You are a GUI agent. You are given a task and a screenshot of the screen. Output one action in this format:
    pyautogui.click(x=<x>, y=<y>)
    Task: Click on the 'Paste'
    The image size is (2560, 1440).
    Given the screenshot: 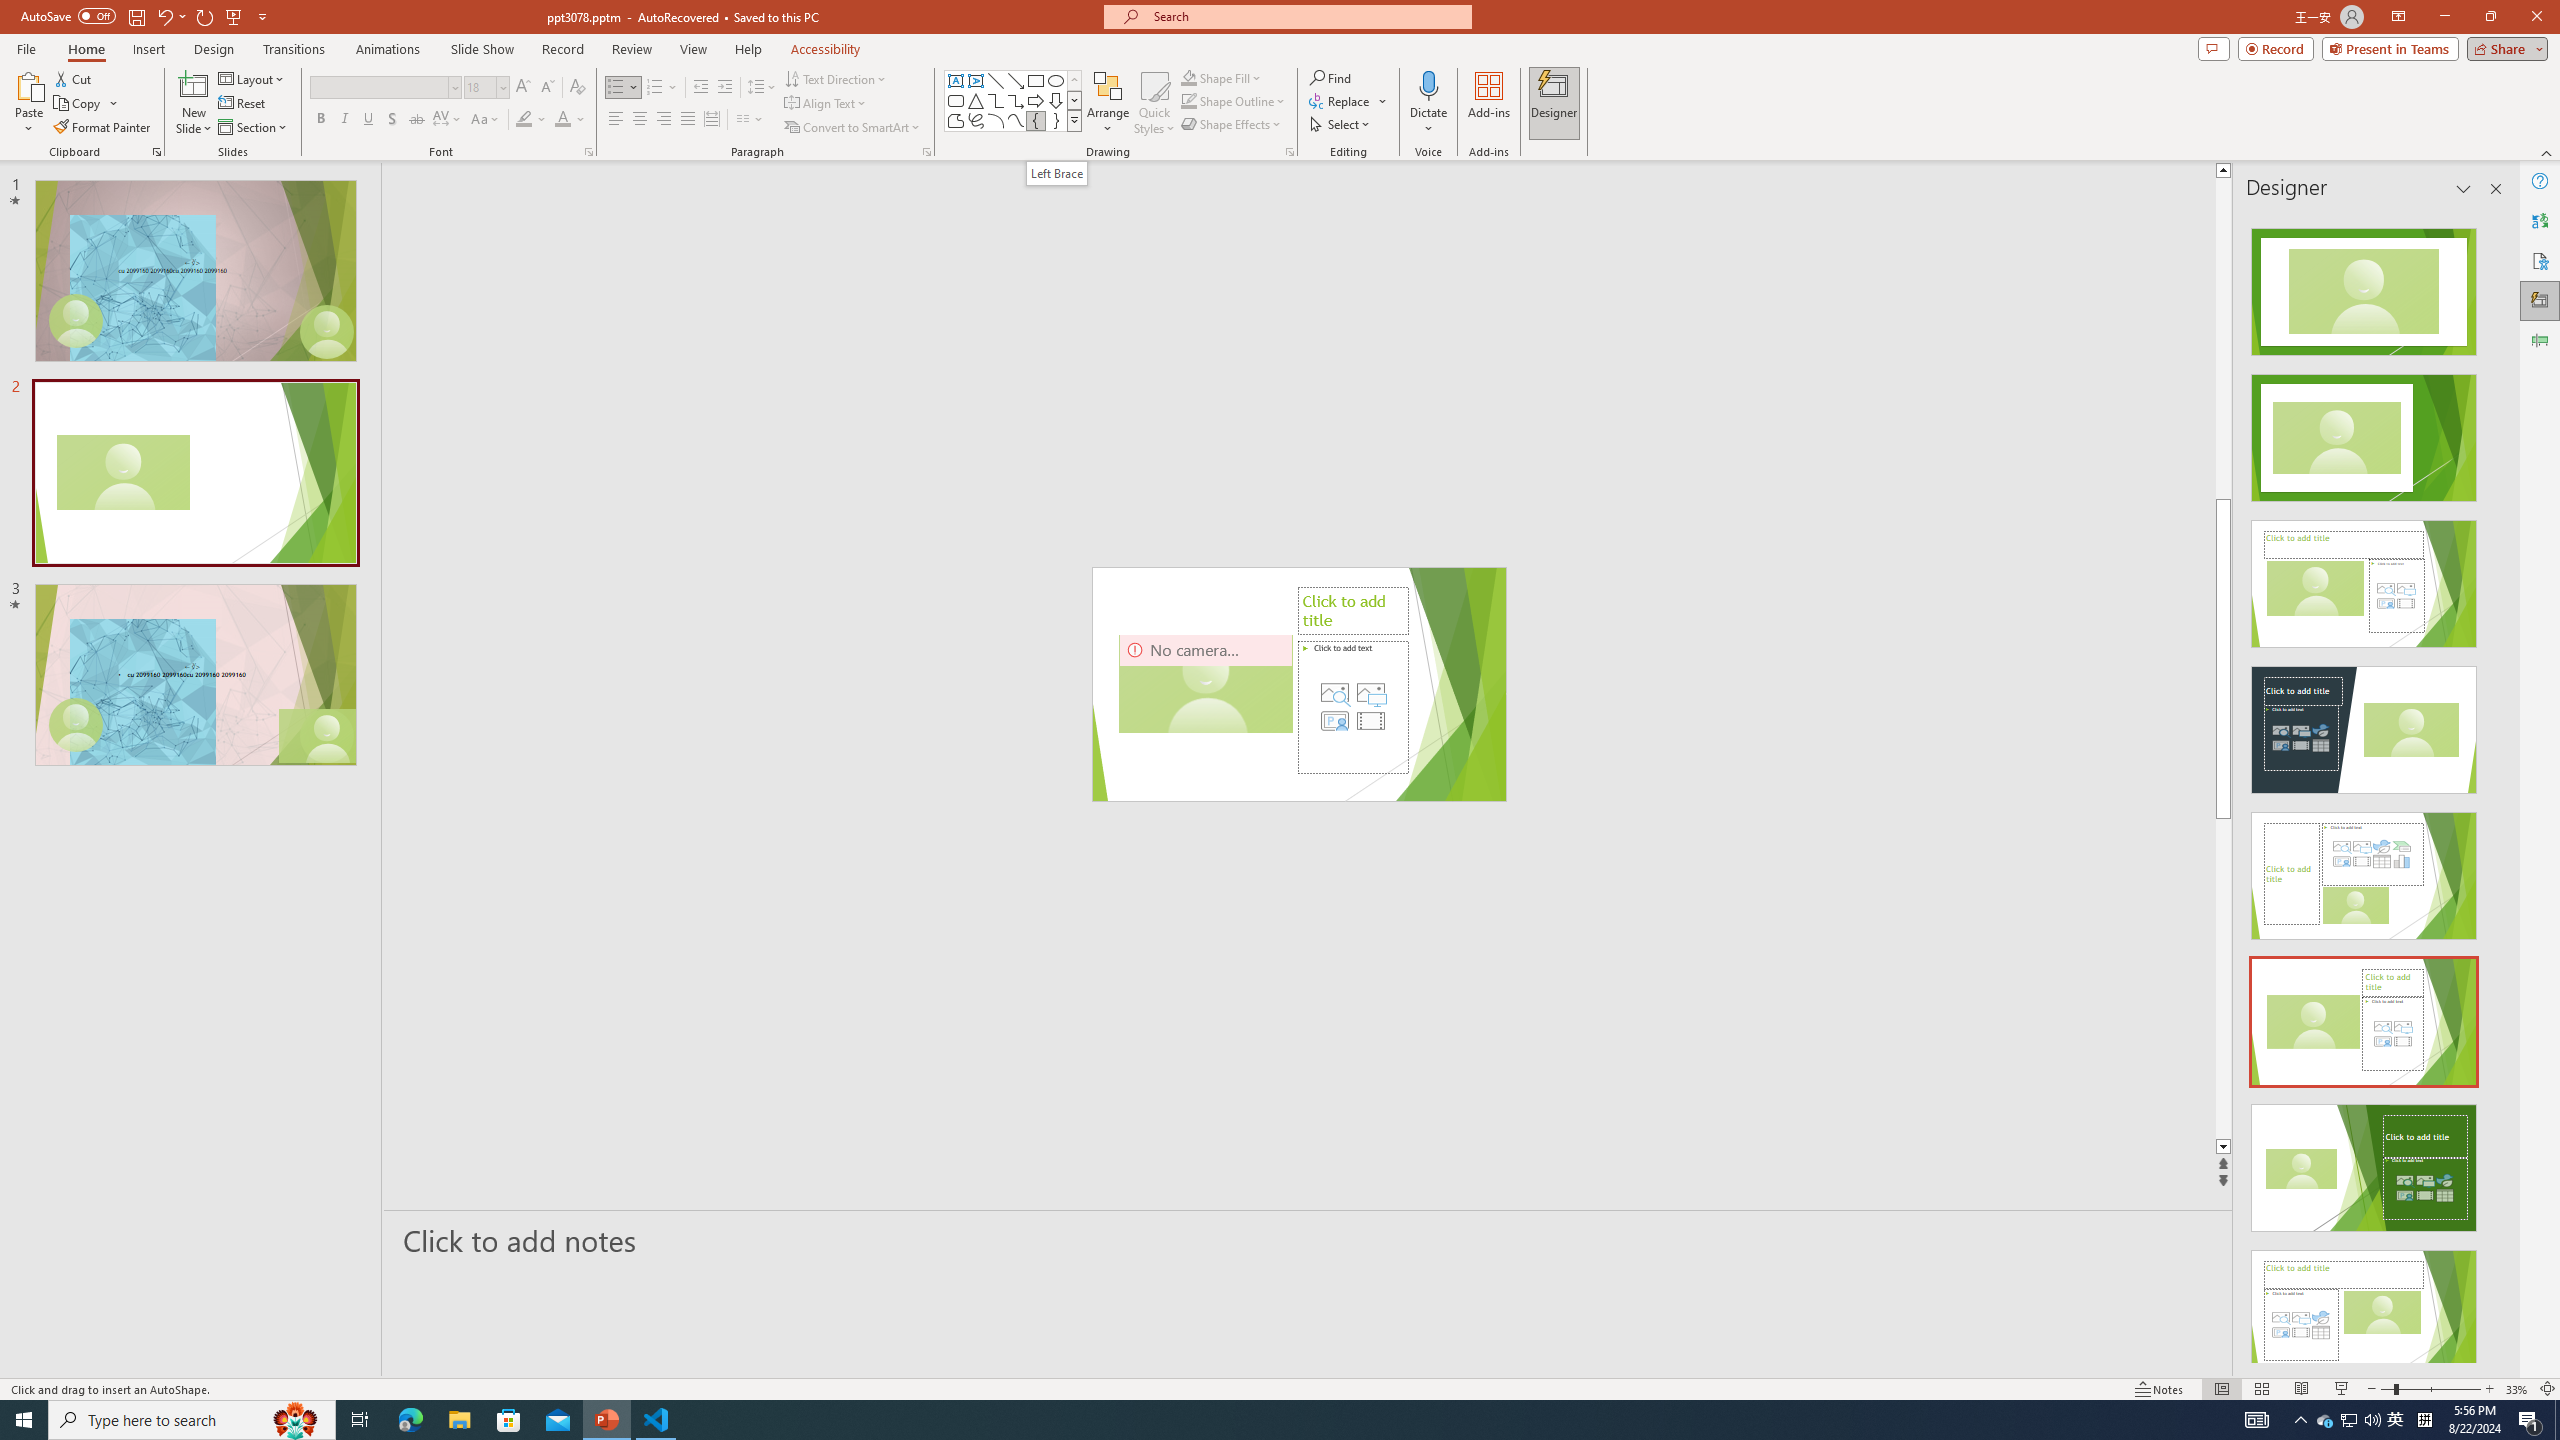 What is the action you would take?
    pyautogui.click(x=28, y=103)
    